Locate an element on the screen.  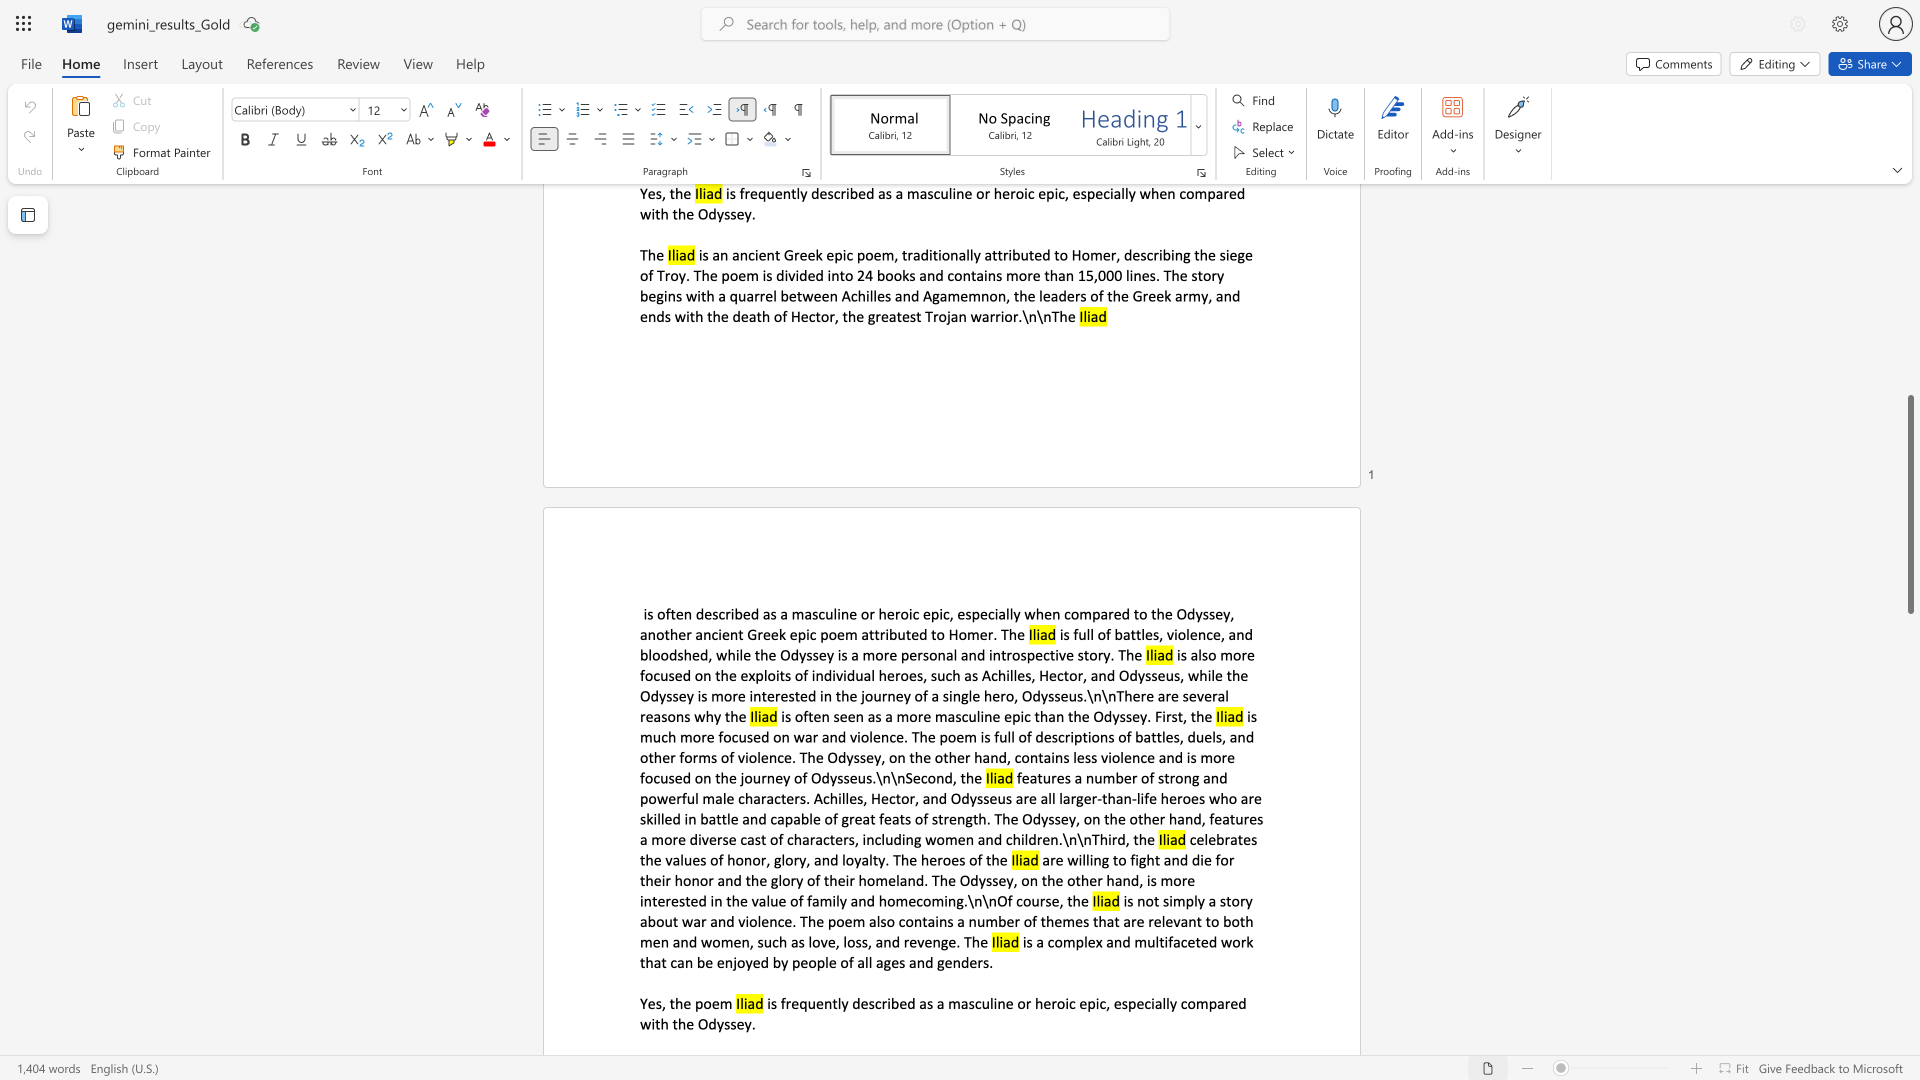
the scrollbar and move down 710 pixels is located at coordinates (1909, 516).